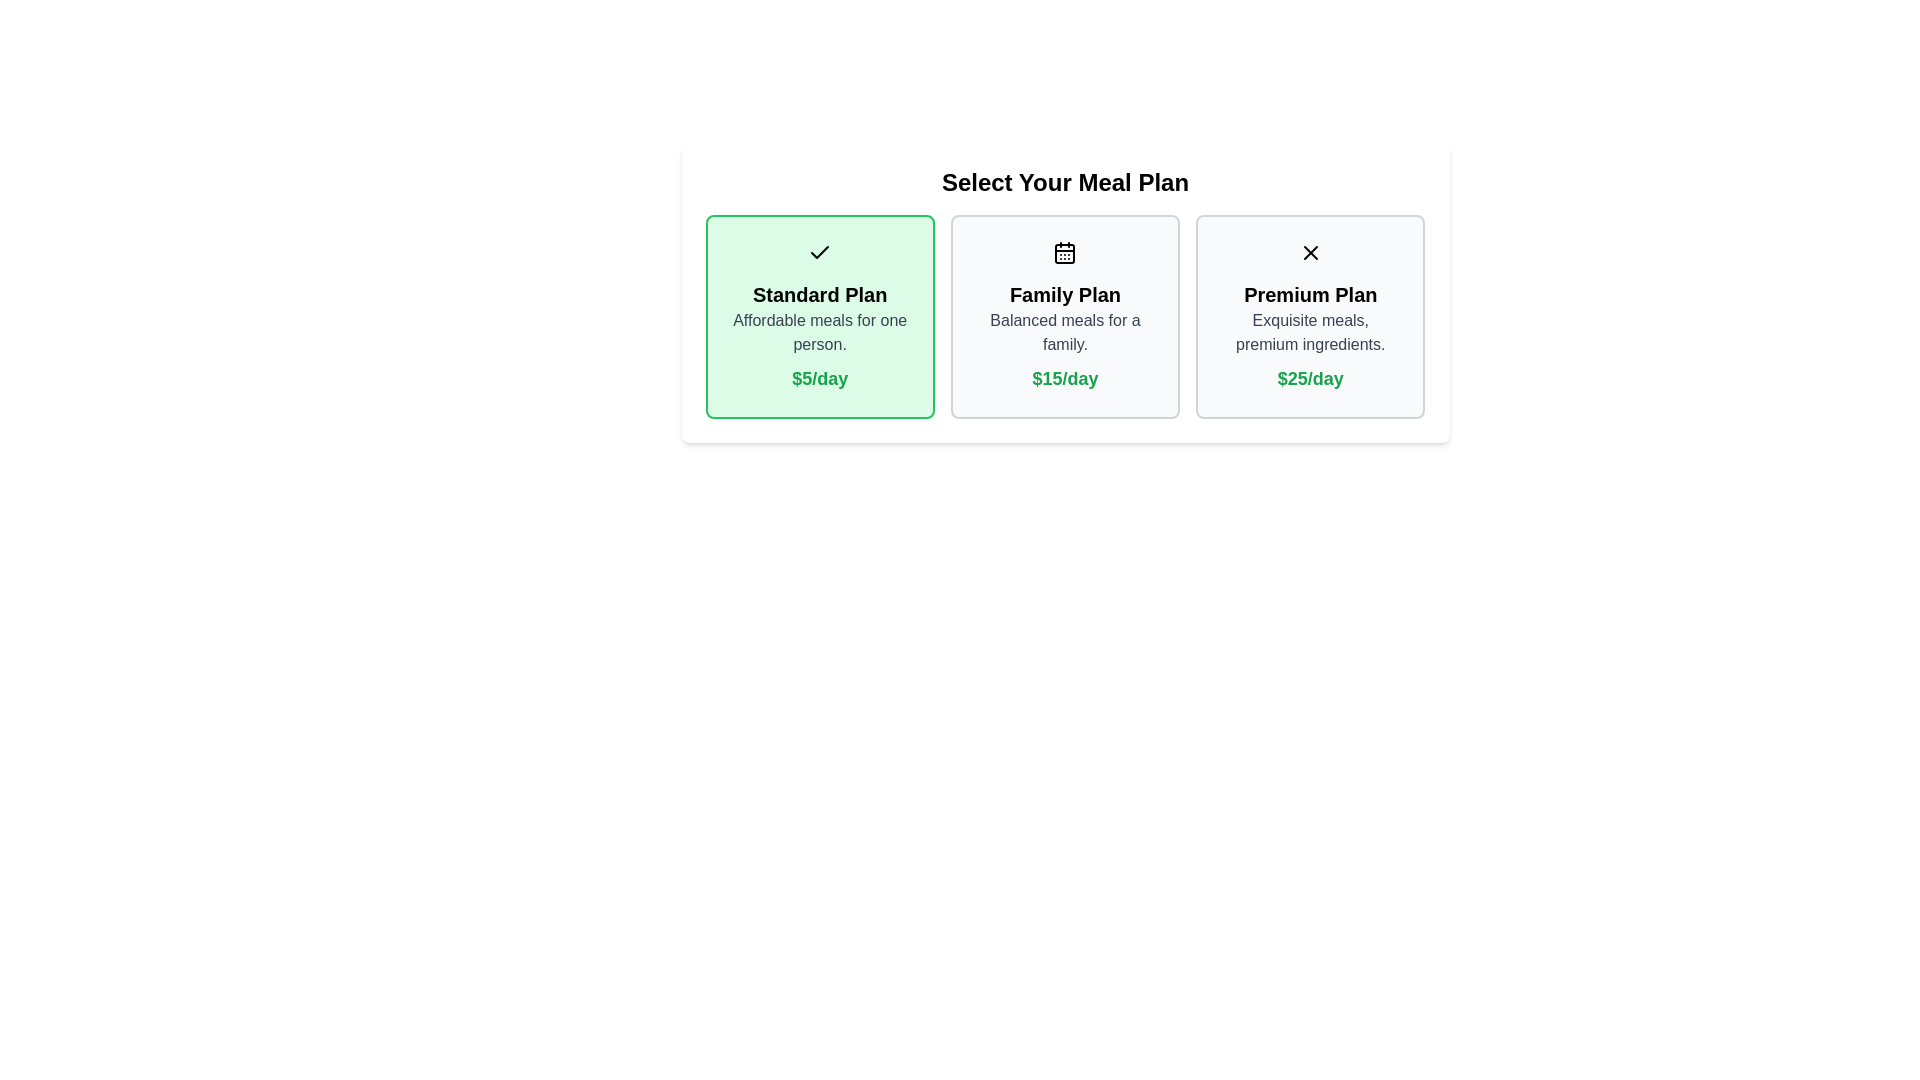  What do you see at coordinates (1064, 315) in the screenshot?
I see `information regarding the 'Family Plan' option presented in the selectable card located in the central column of the layout` at bounding box center [1064, 315].